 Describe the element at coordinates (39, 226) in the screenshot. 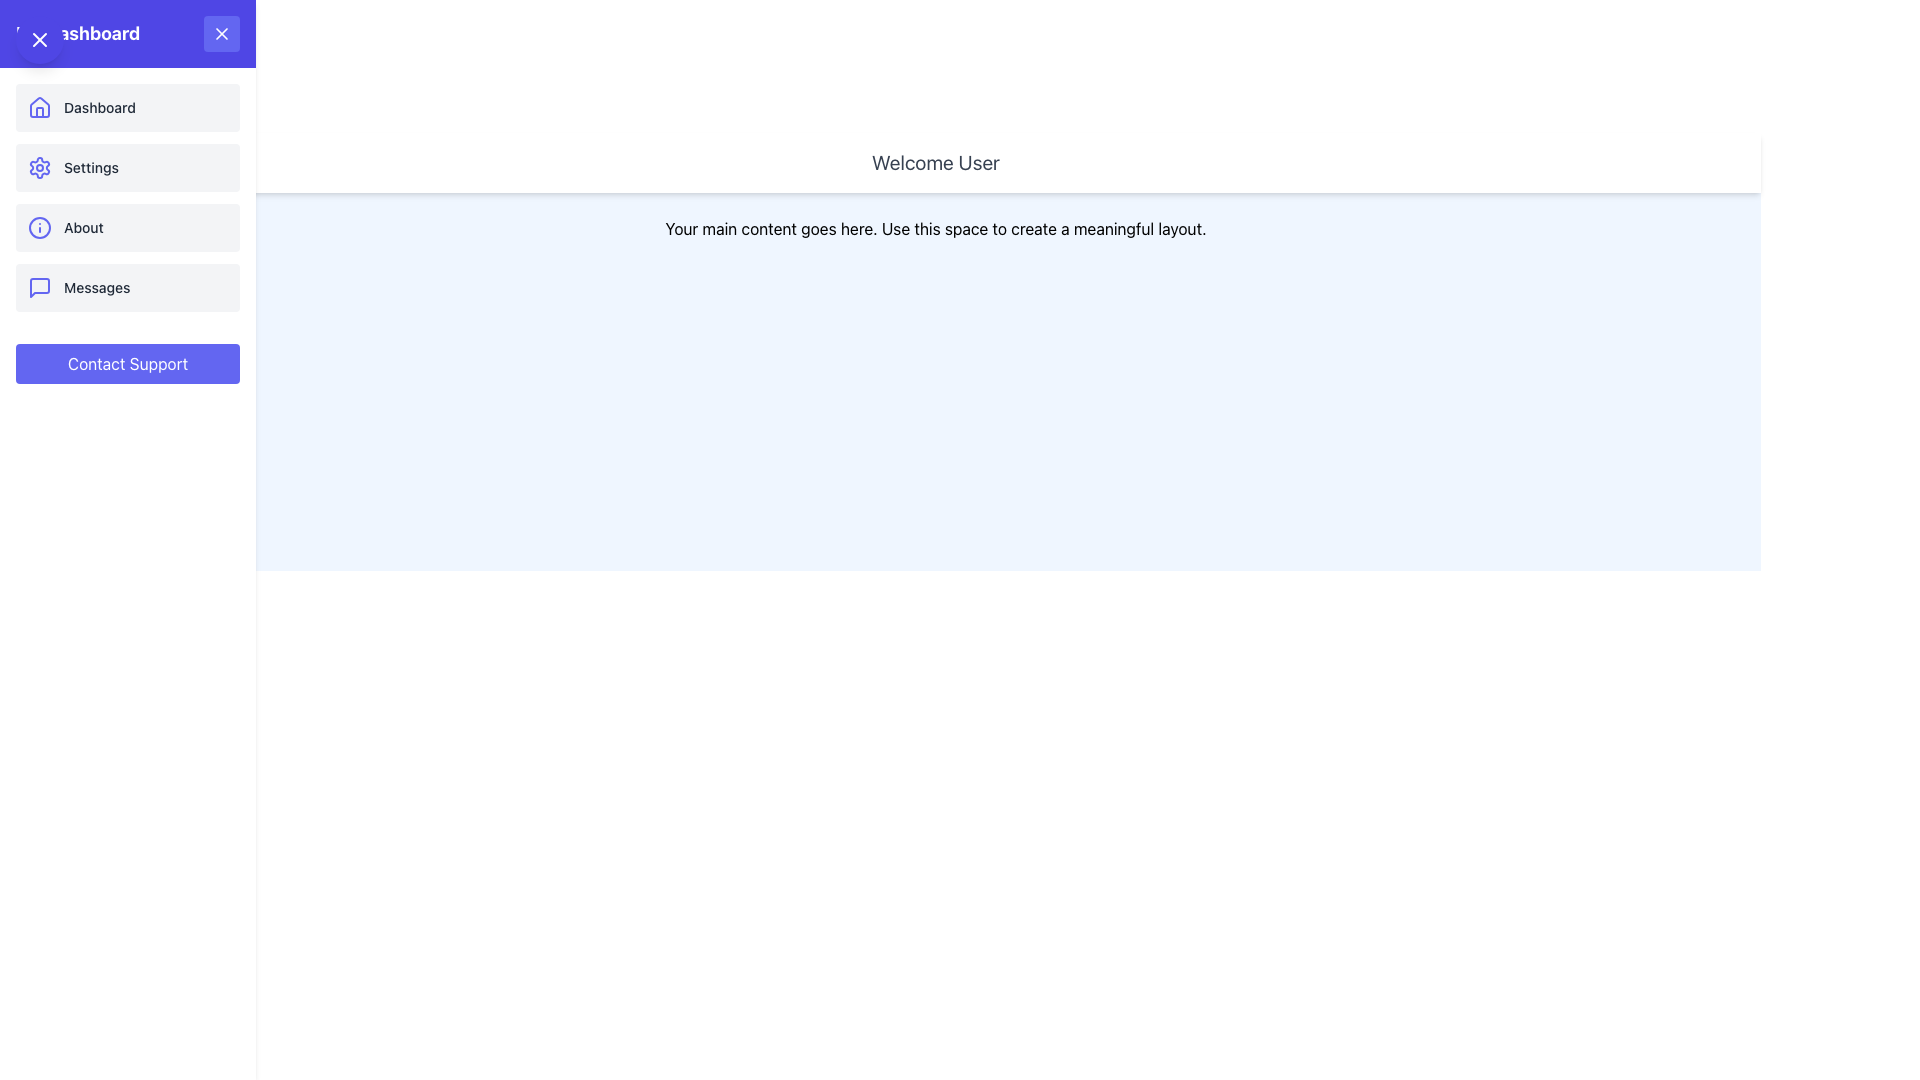

I see `the 'About' icon in the sidebar menu` at that location.